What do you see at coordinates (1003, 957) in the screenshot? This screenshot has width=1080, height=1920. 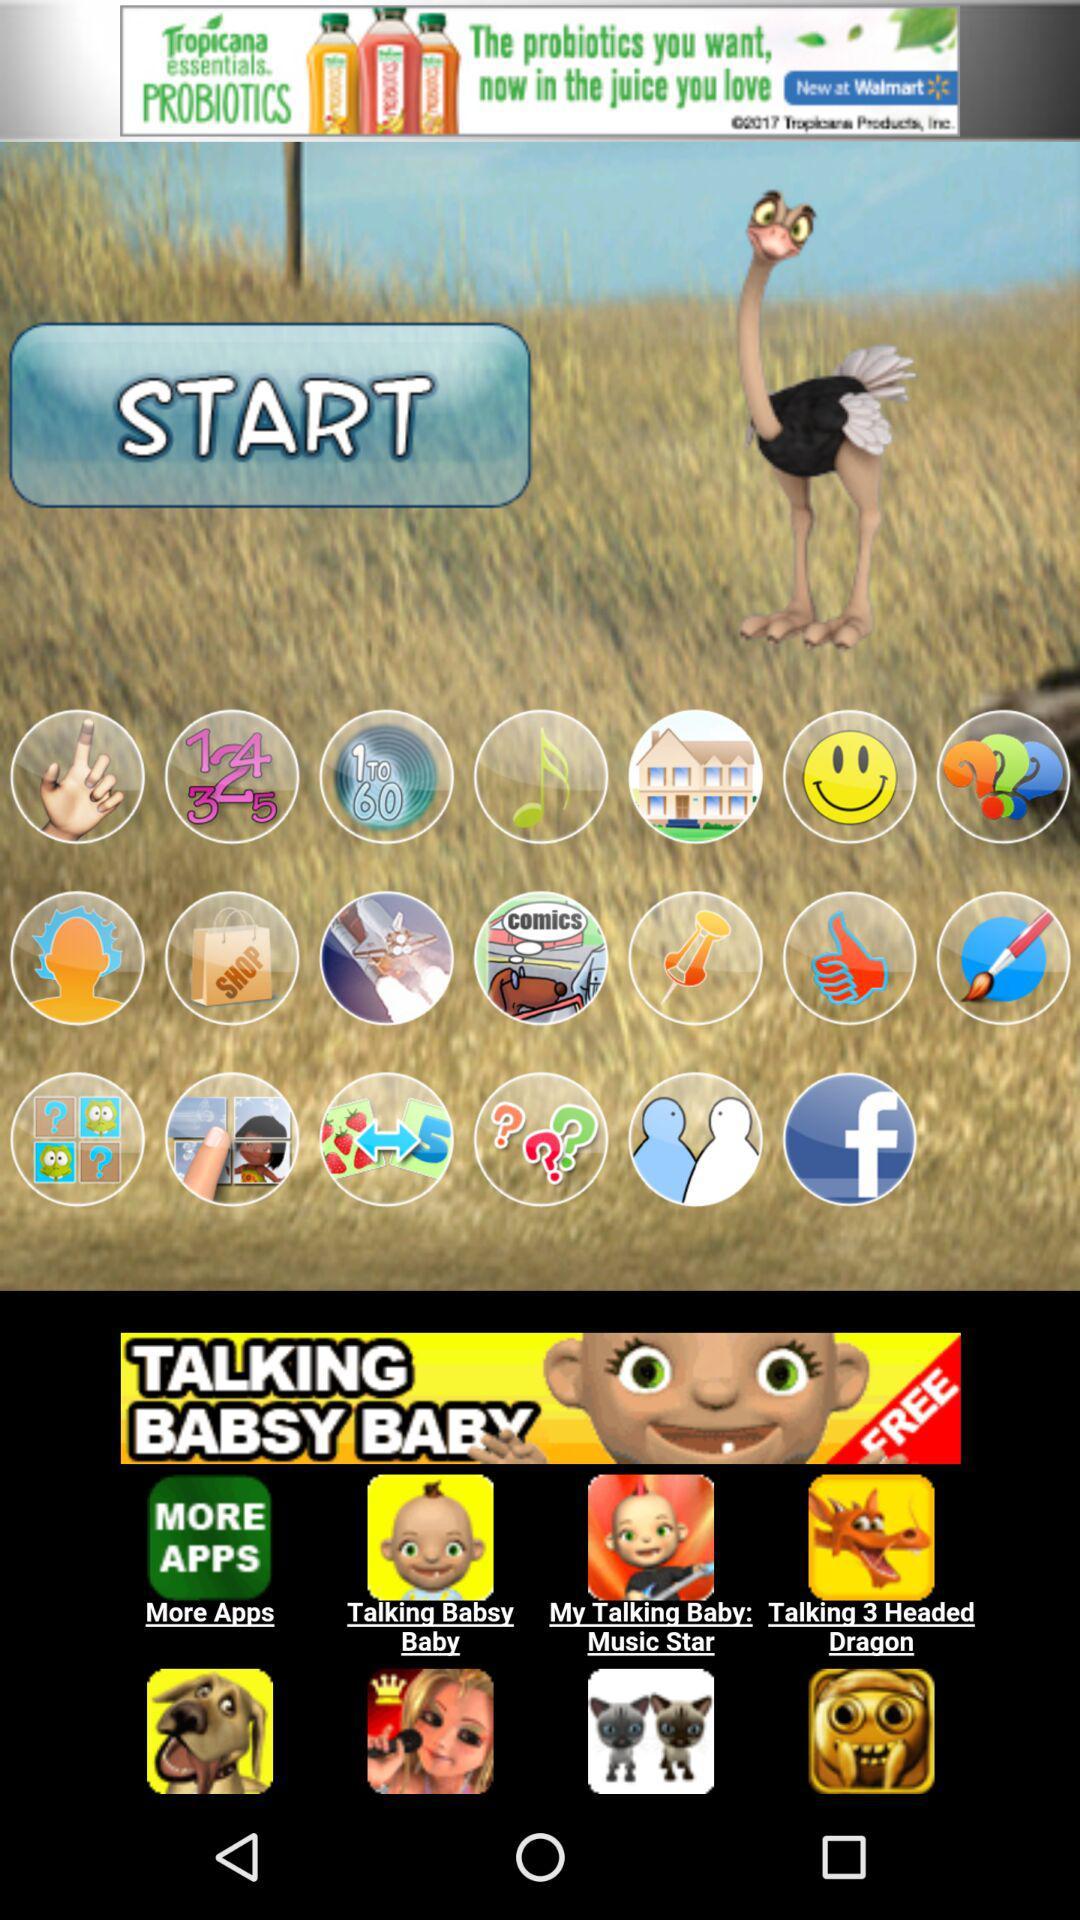 I see `shows brush icon` at bounding box center [1003, 957].